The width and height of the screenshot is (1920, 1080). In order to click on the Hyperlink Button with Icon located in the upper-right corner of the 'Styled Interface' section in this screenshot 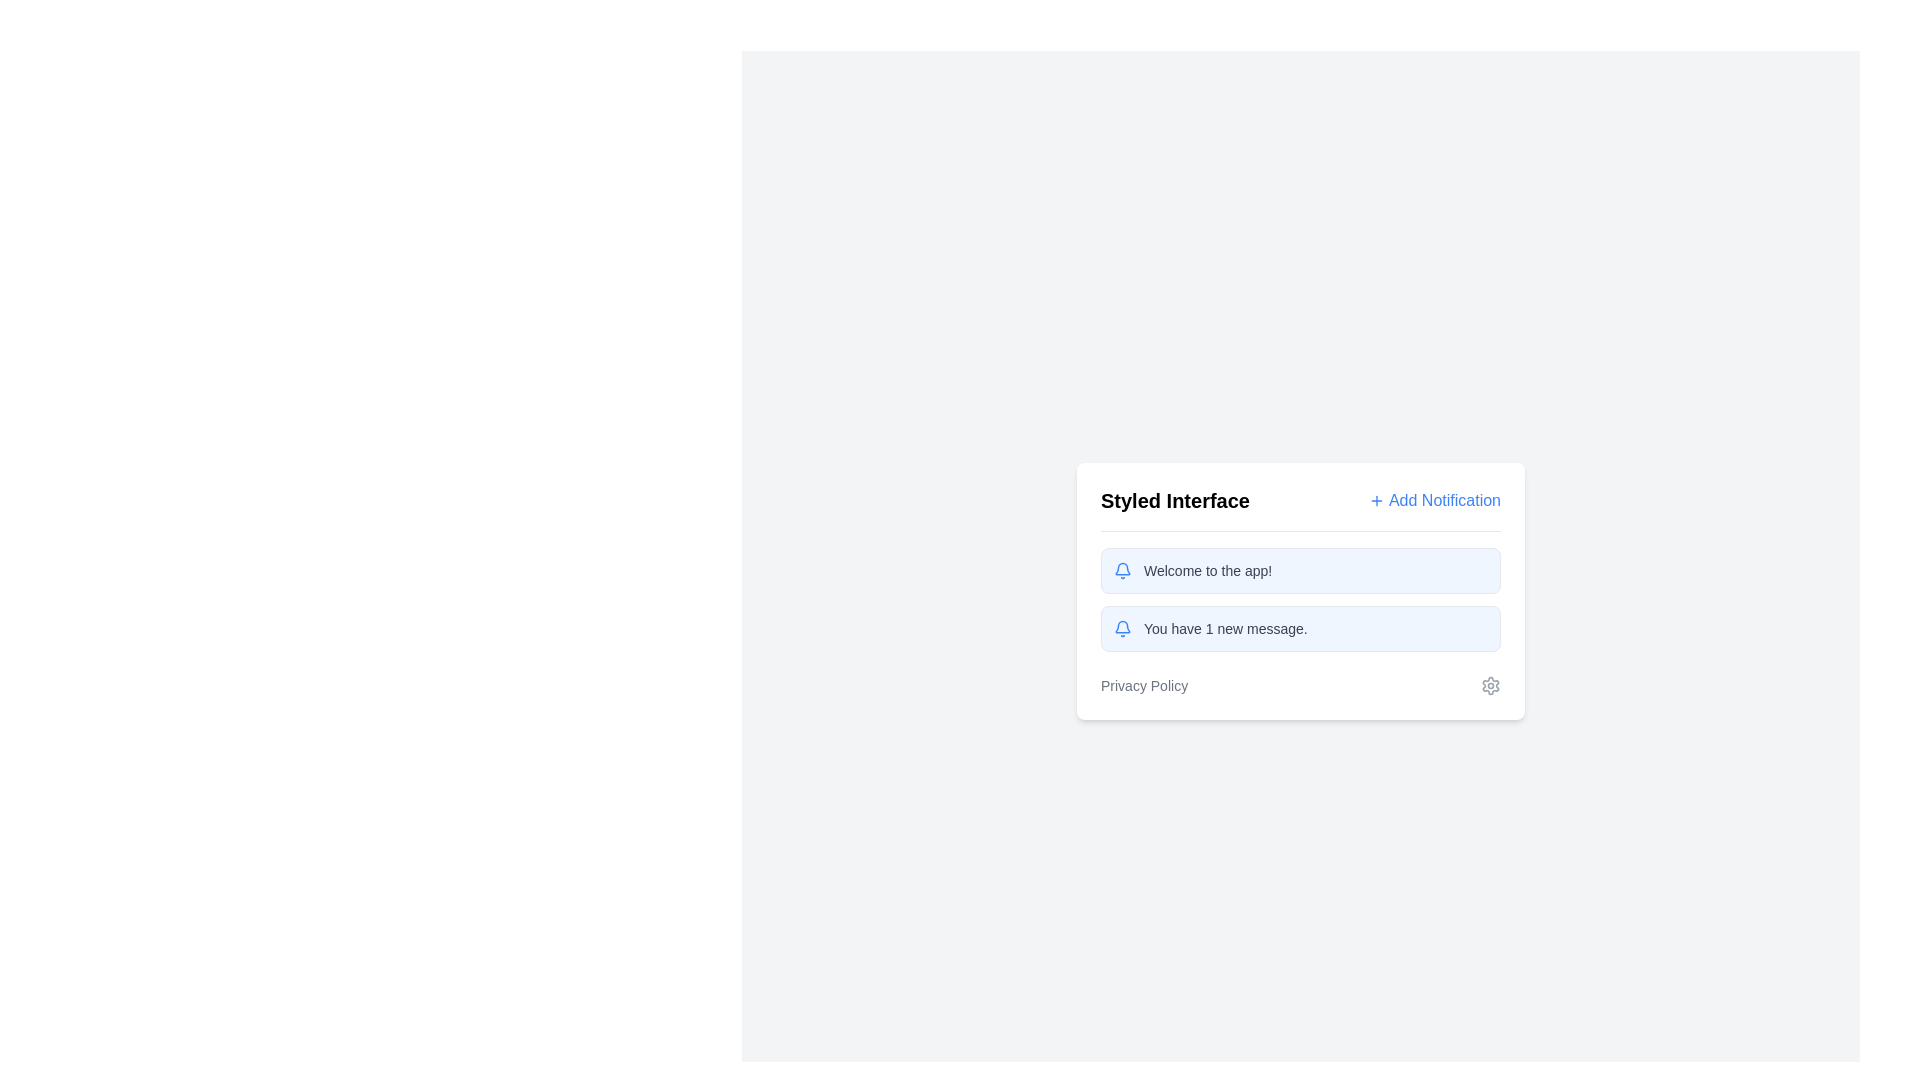, I will do `click(1433, 499)`.